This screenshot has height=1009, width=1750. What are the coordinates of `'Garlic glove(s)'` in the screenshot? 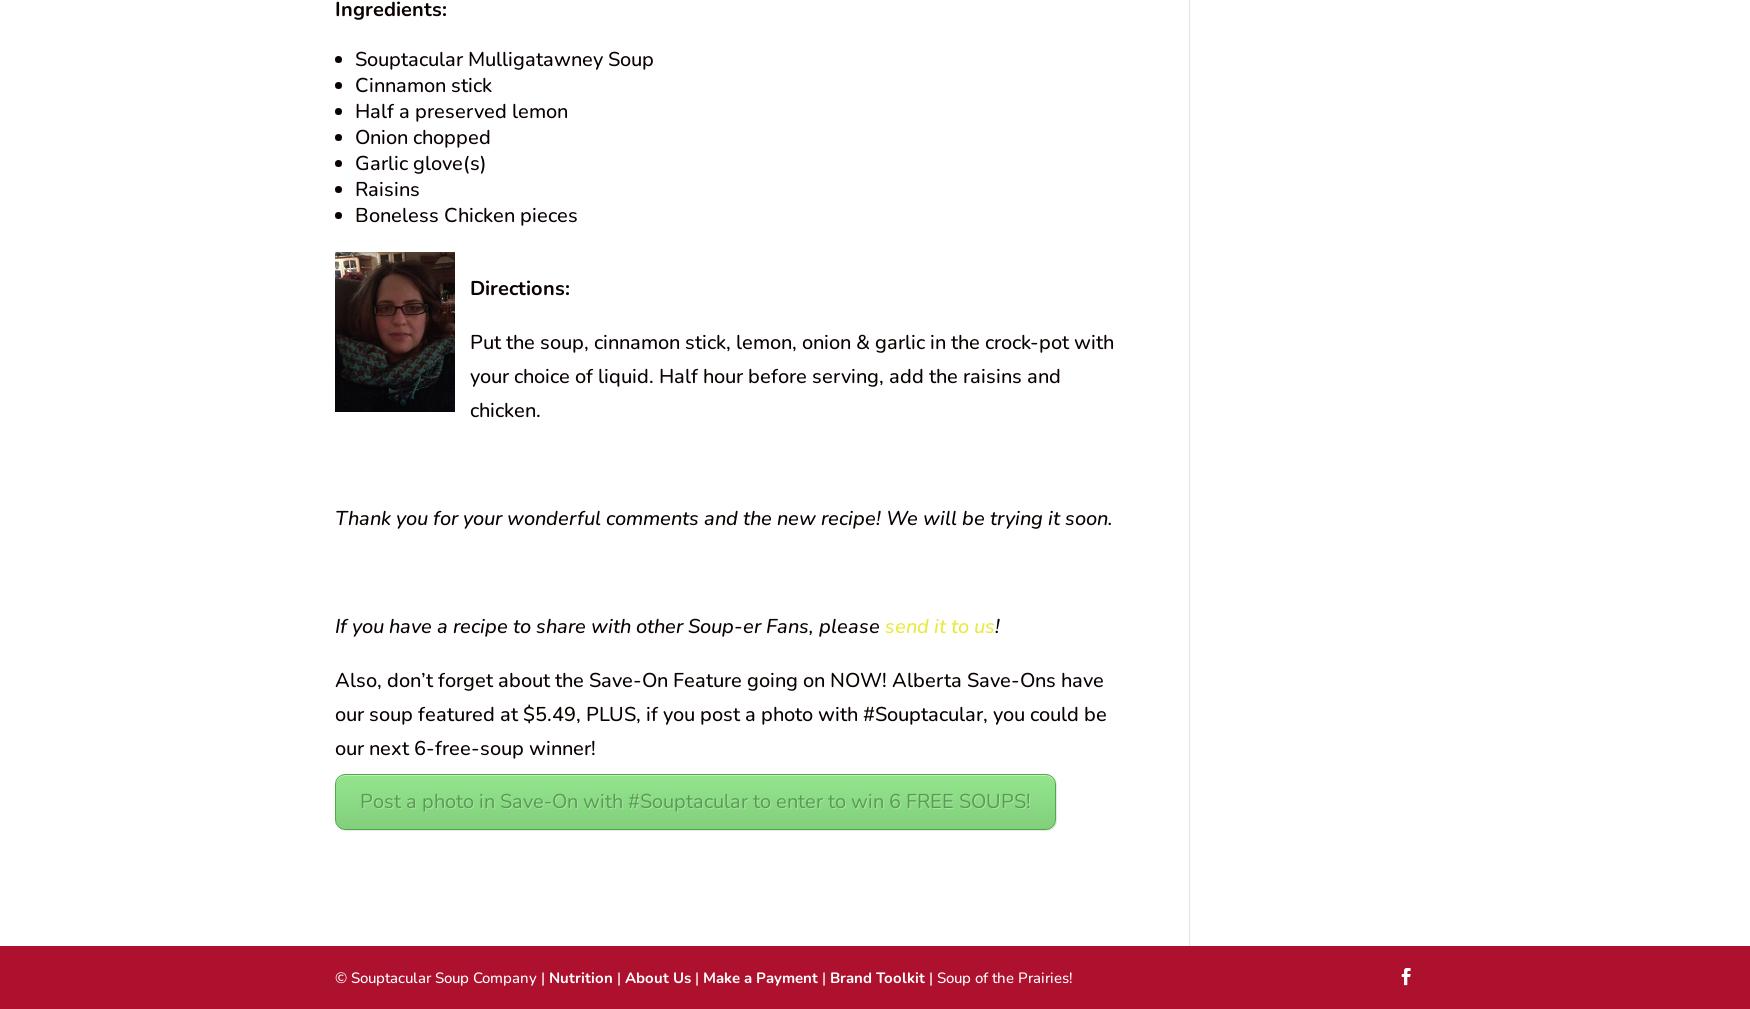 It's located at (355, 162).